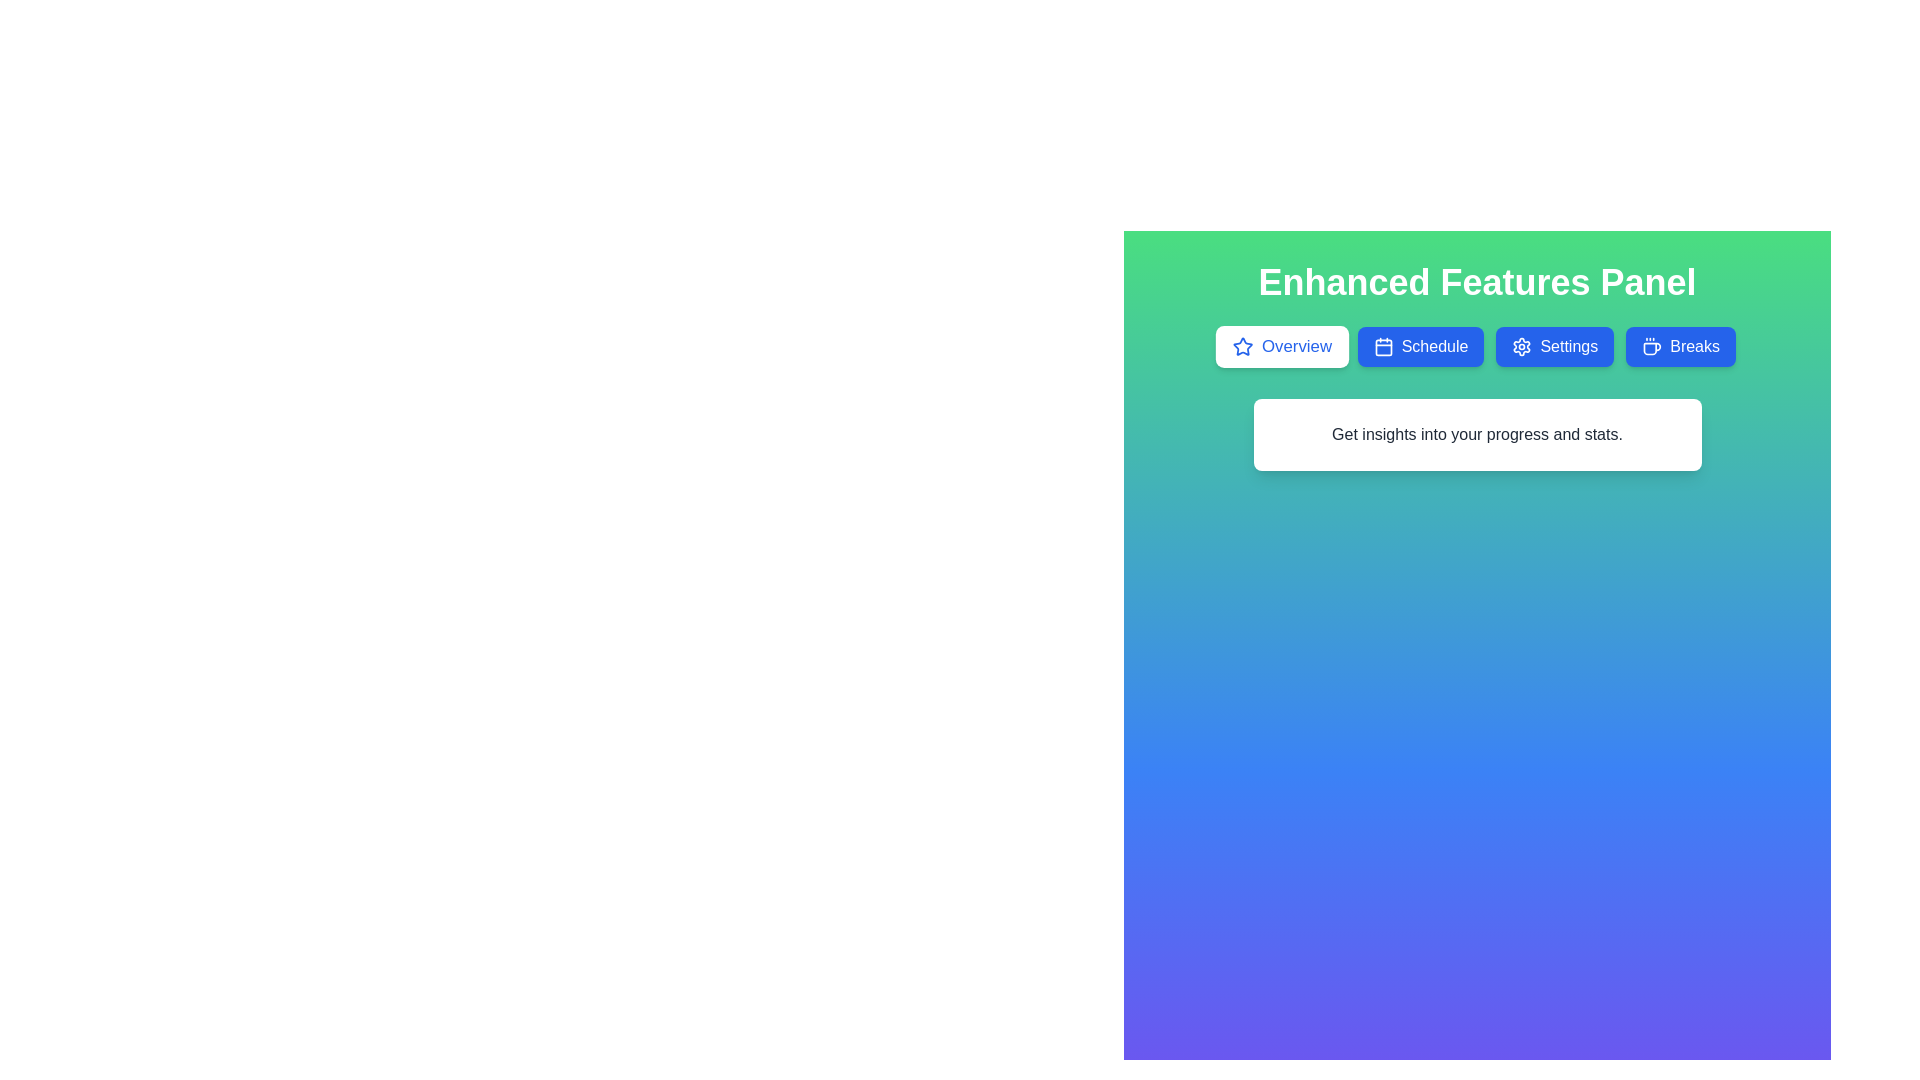 The width and height of the screenshot is (1920, 1080). What do you see at coordinates (1680, 346) in the screenshot?
I see `the fourth button in the horizontal row under the 'Enhanced Features Panel' header` at bounding box center [1680, 346].